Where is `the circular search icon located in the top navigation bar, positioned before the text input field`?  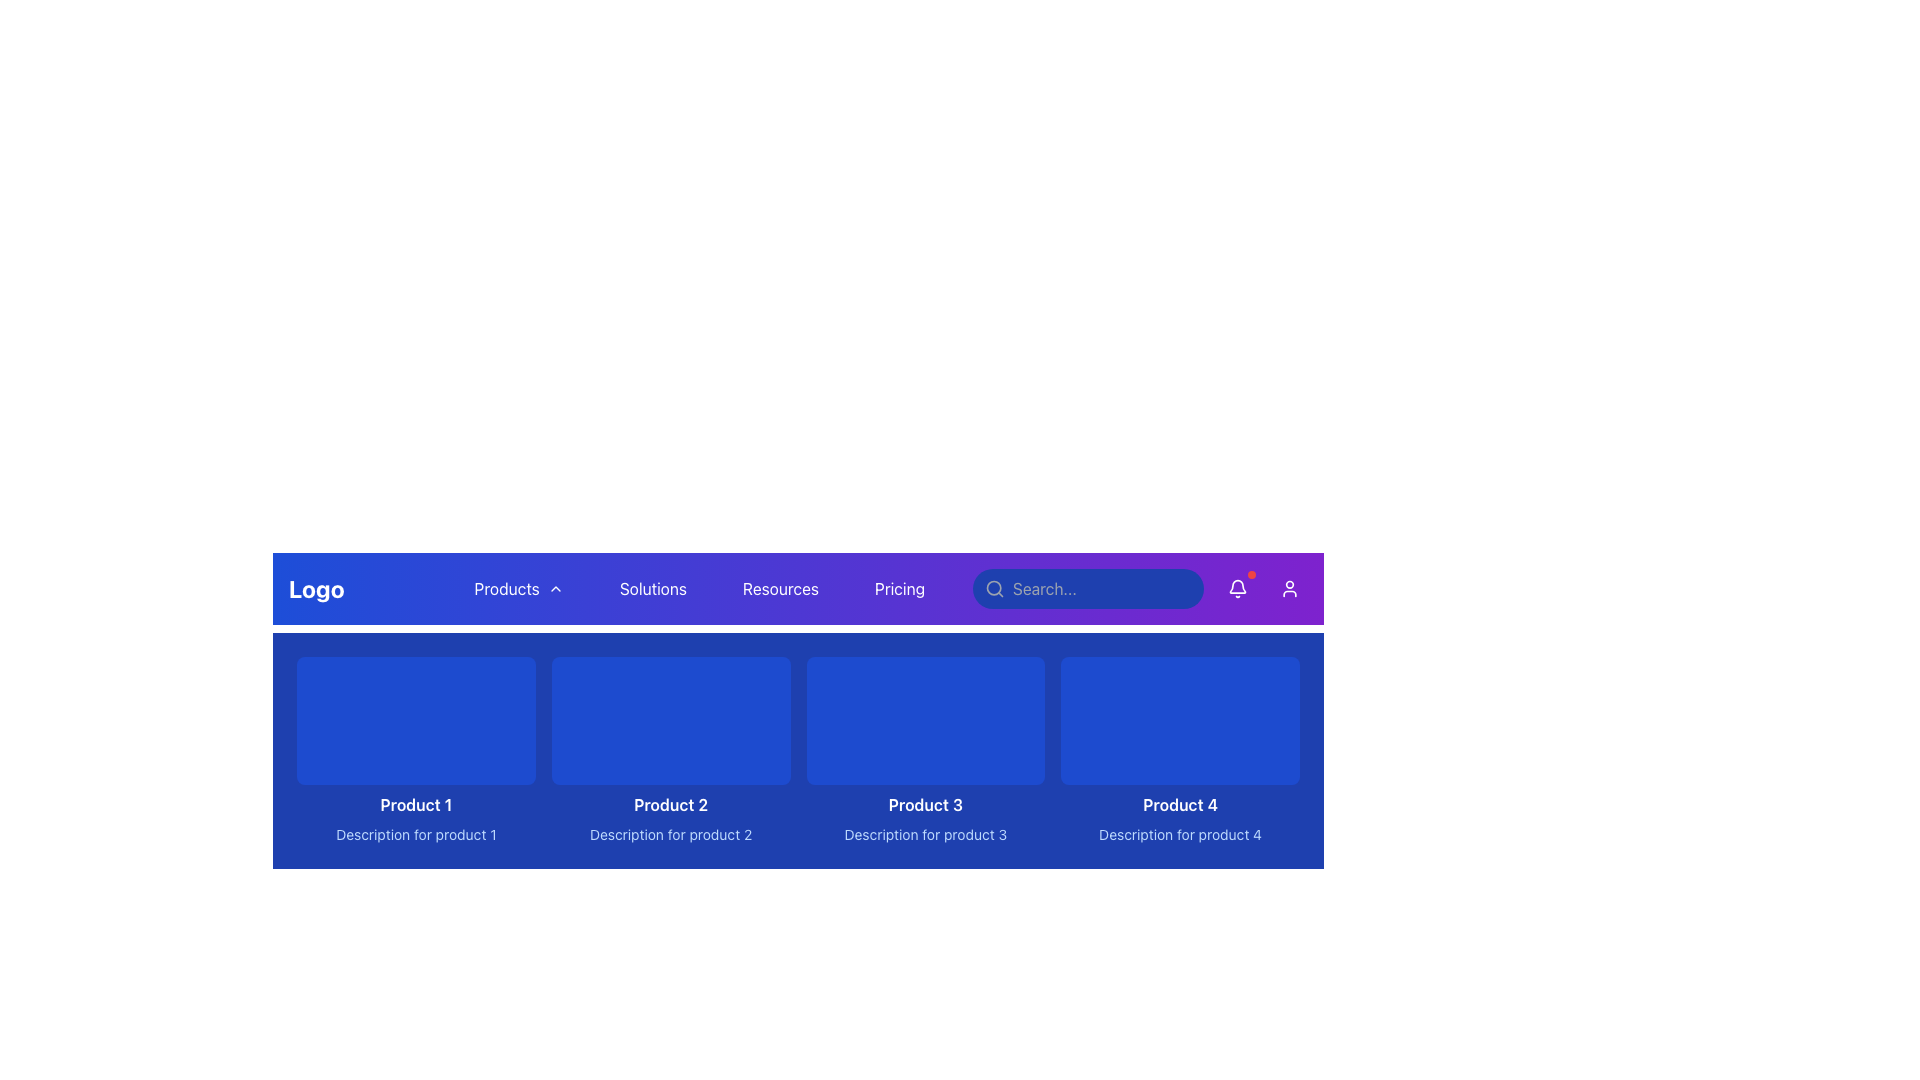
the circular search icon located in the top navigation bar, positioned before the text input field is located at coordinates (994, 587).